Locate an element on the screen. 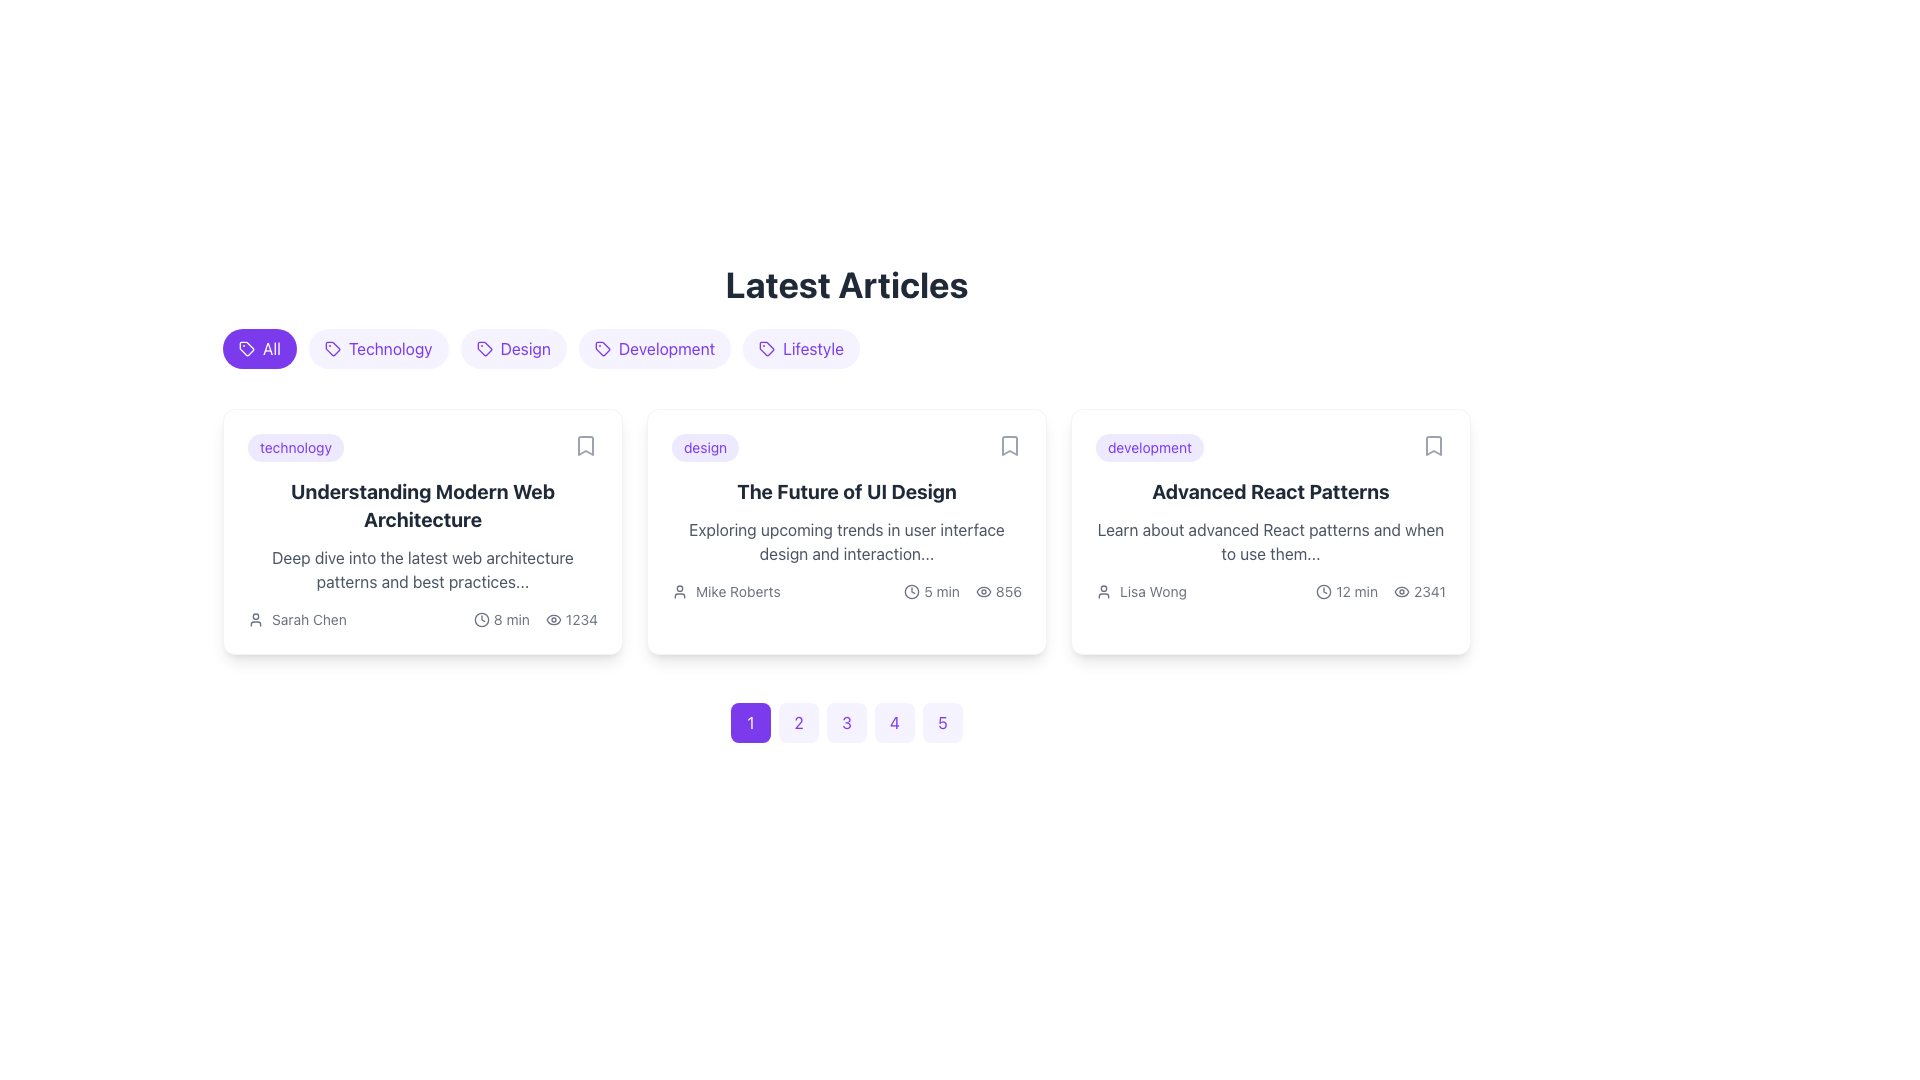 The width and height of the screenshot is (1920, 1080). the selectable tag or category indicator text label located to the immediate right of the icon in the top-center area of the interface is located at coordinates (271, 347).